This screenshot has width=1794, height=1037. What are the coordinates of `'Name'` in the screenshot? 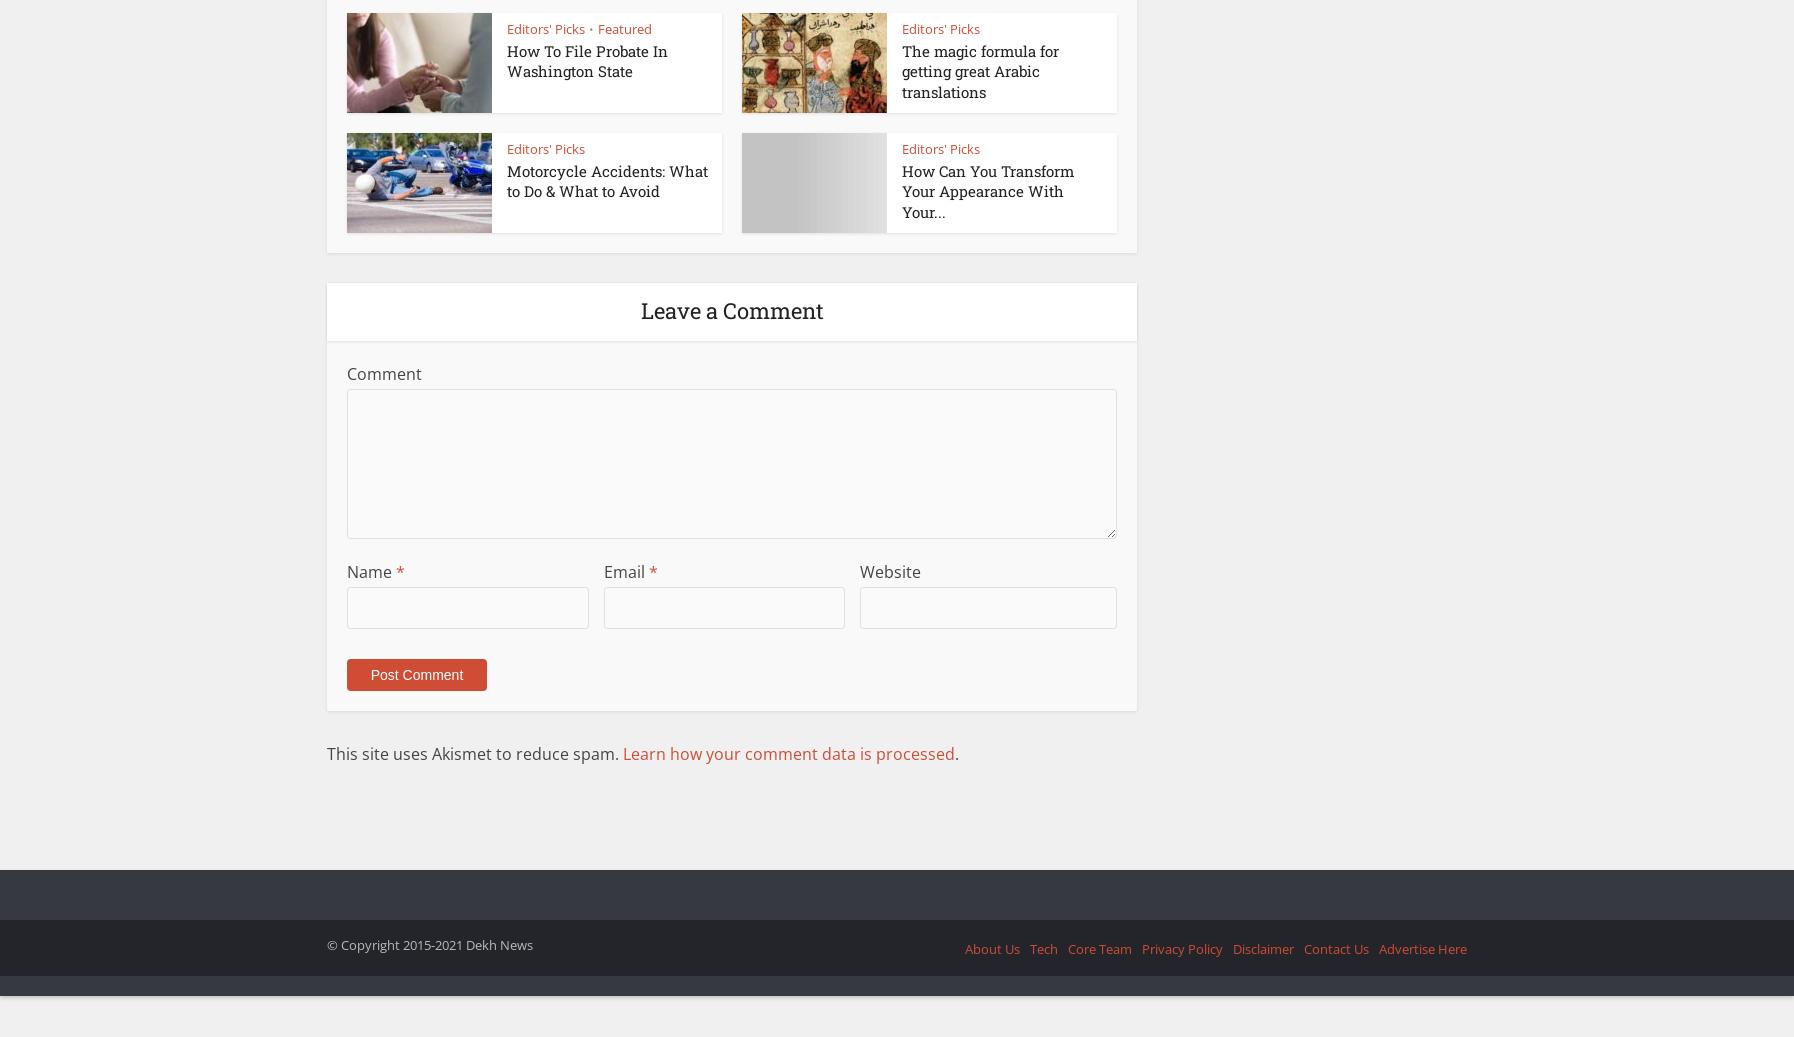 It's located at (370, 572).